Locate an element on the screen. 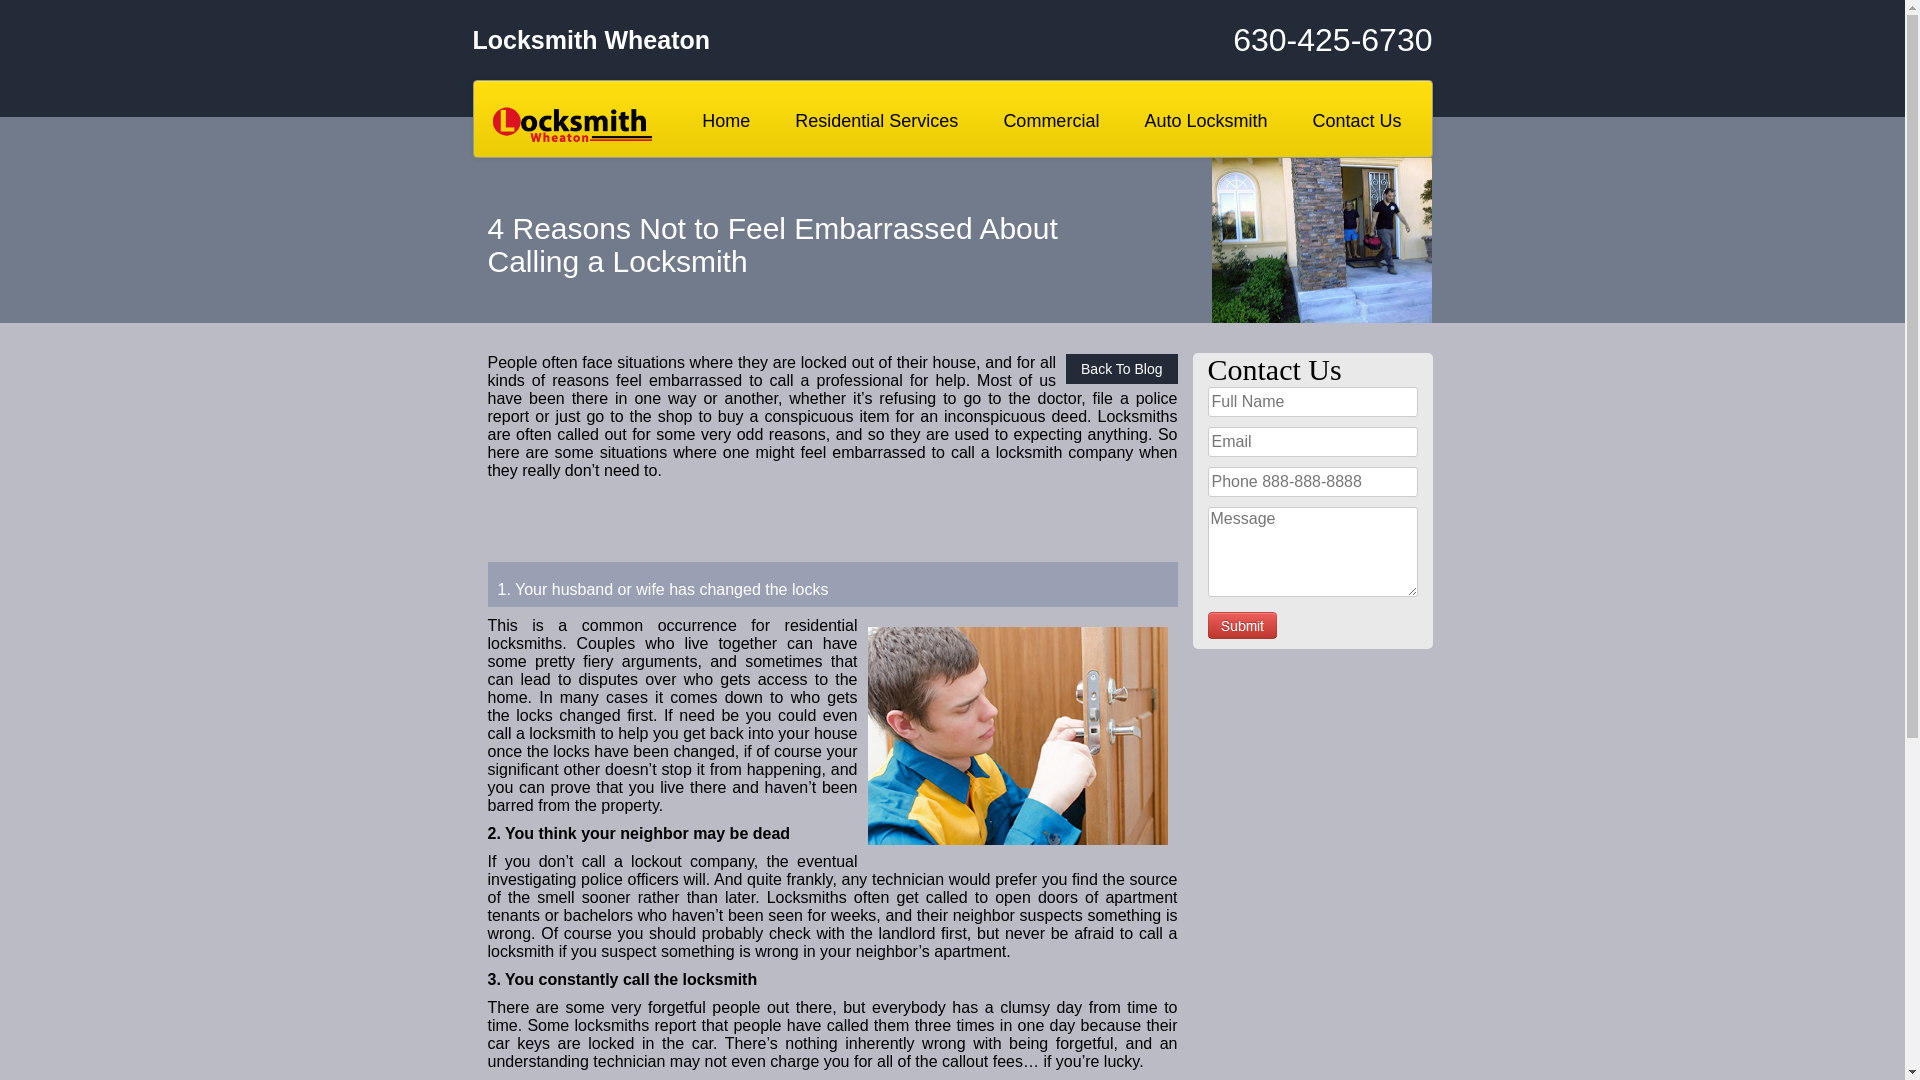  'Residential Services' is located at coordinates (876, 120).